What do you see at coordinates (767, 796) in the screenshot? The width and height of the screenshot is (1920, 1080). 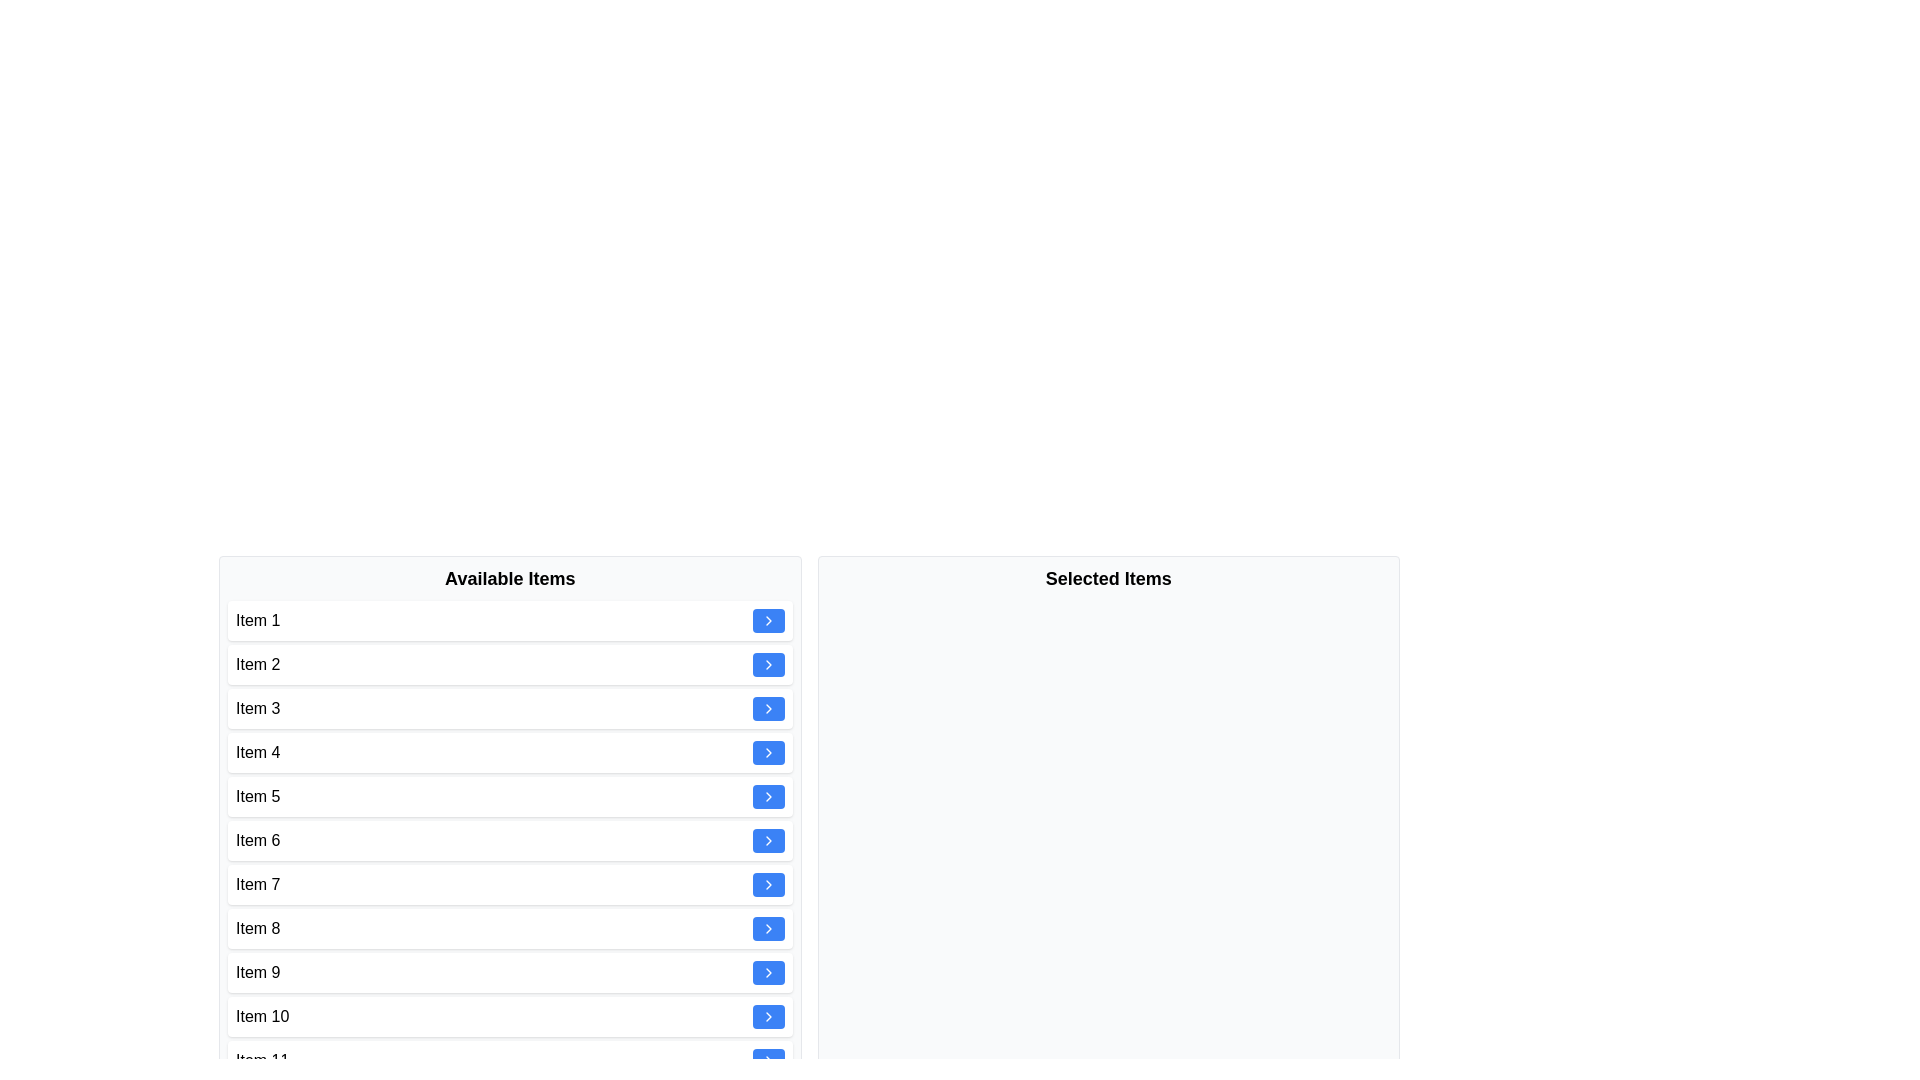 I see `the action trigger button located at the rightmost part of the 'Item 5' list entry under the 'Available Items' section` at bounding box center [767, 796].